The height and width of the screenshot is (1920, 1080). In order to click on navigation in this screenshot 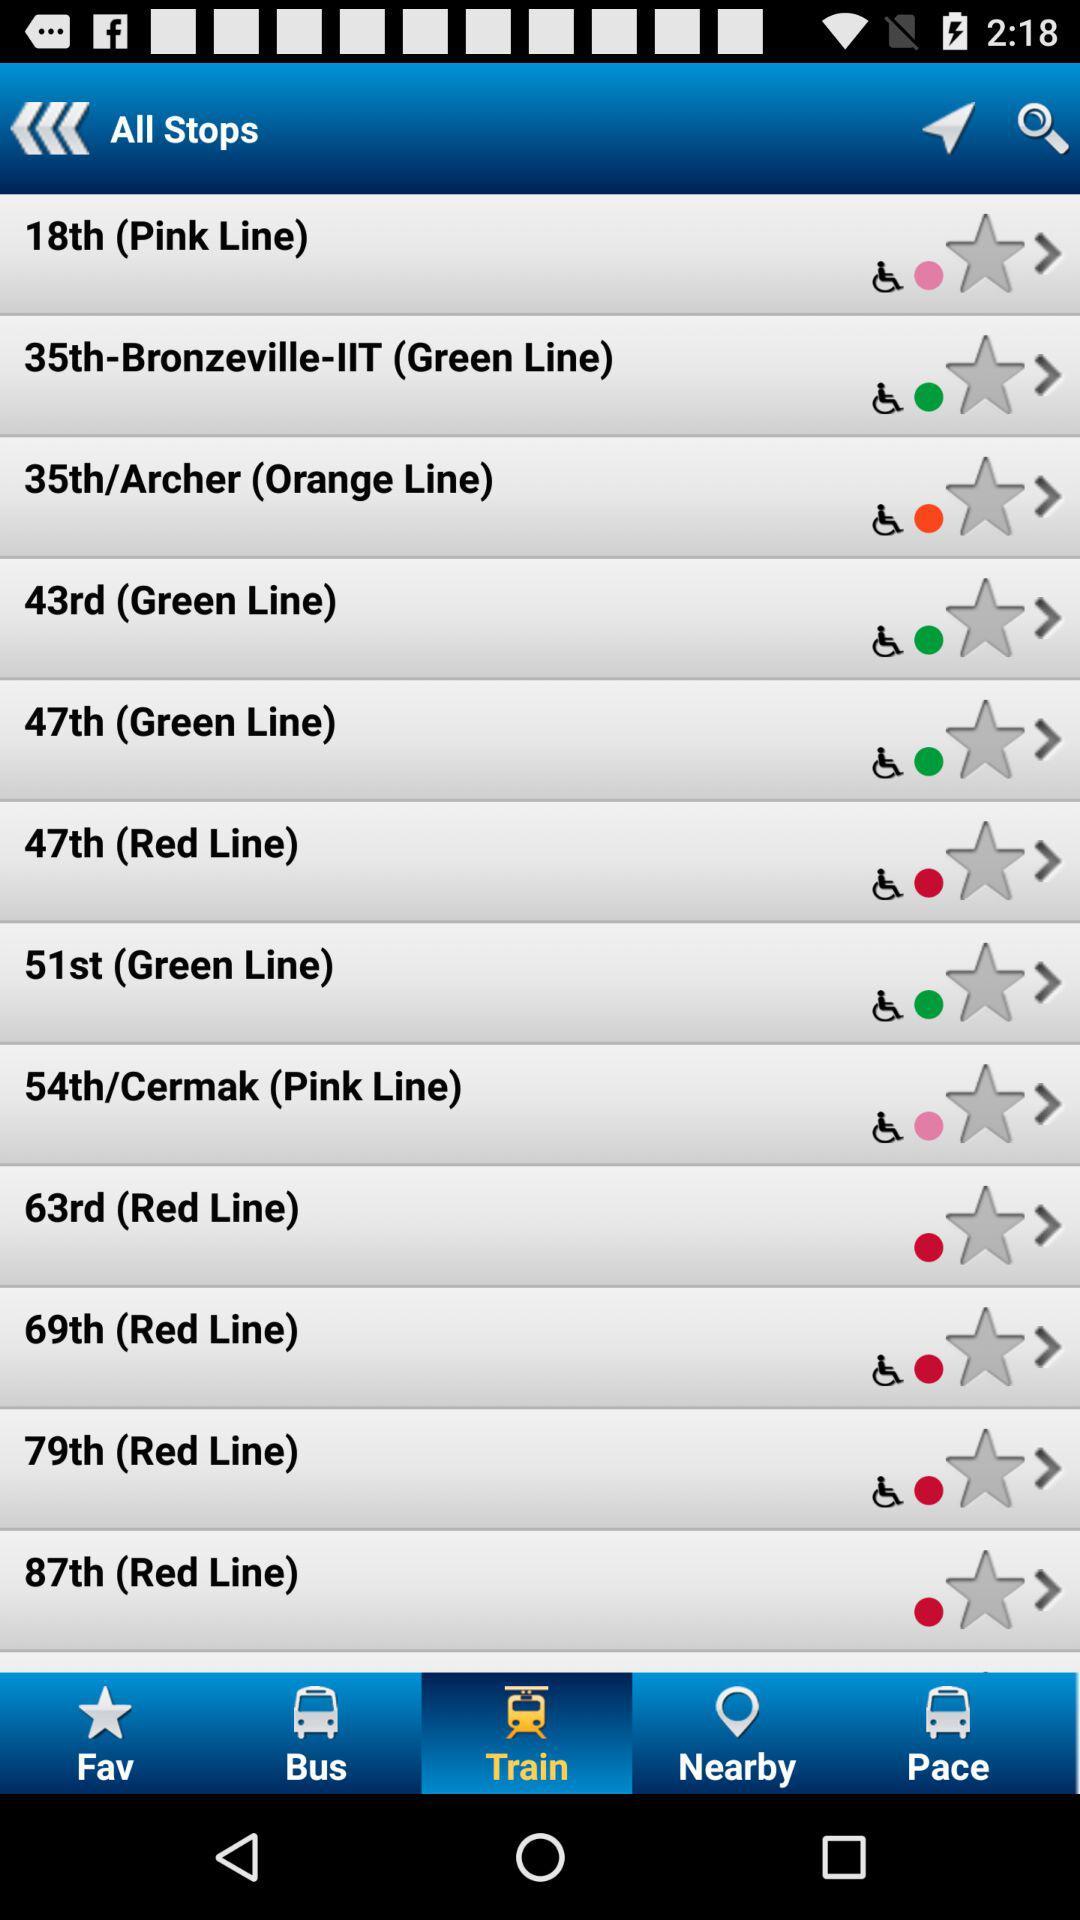, I will do `click(947, 127)`.